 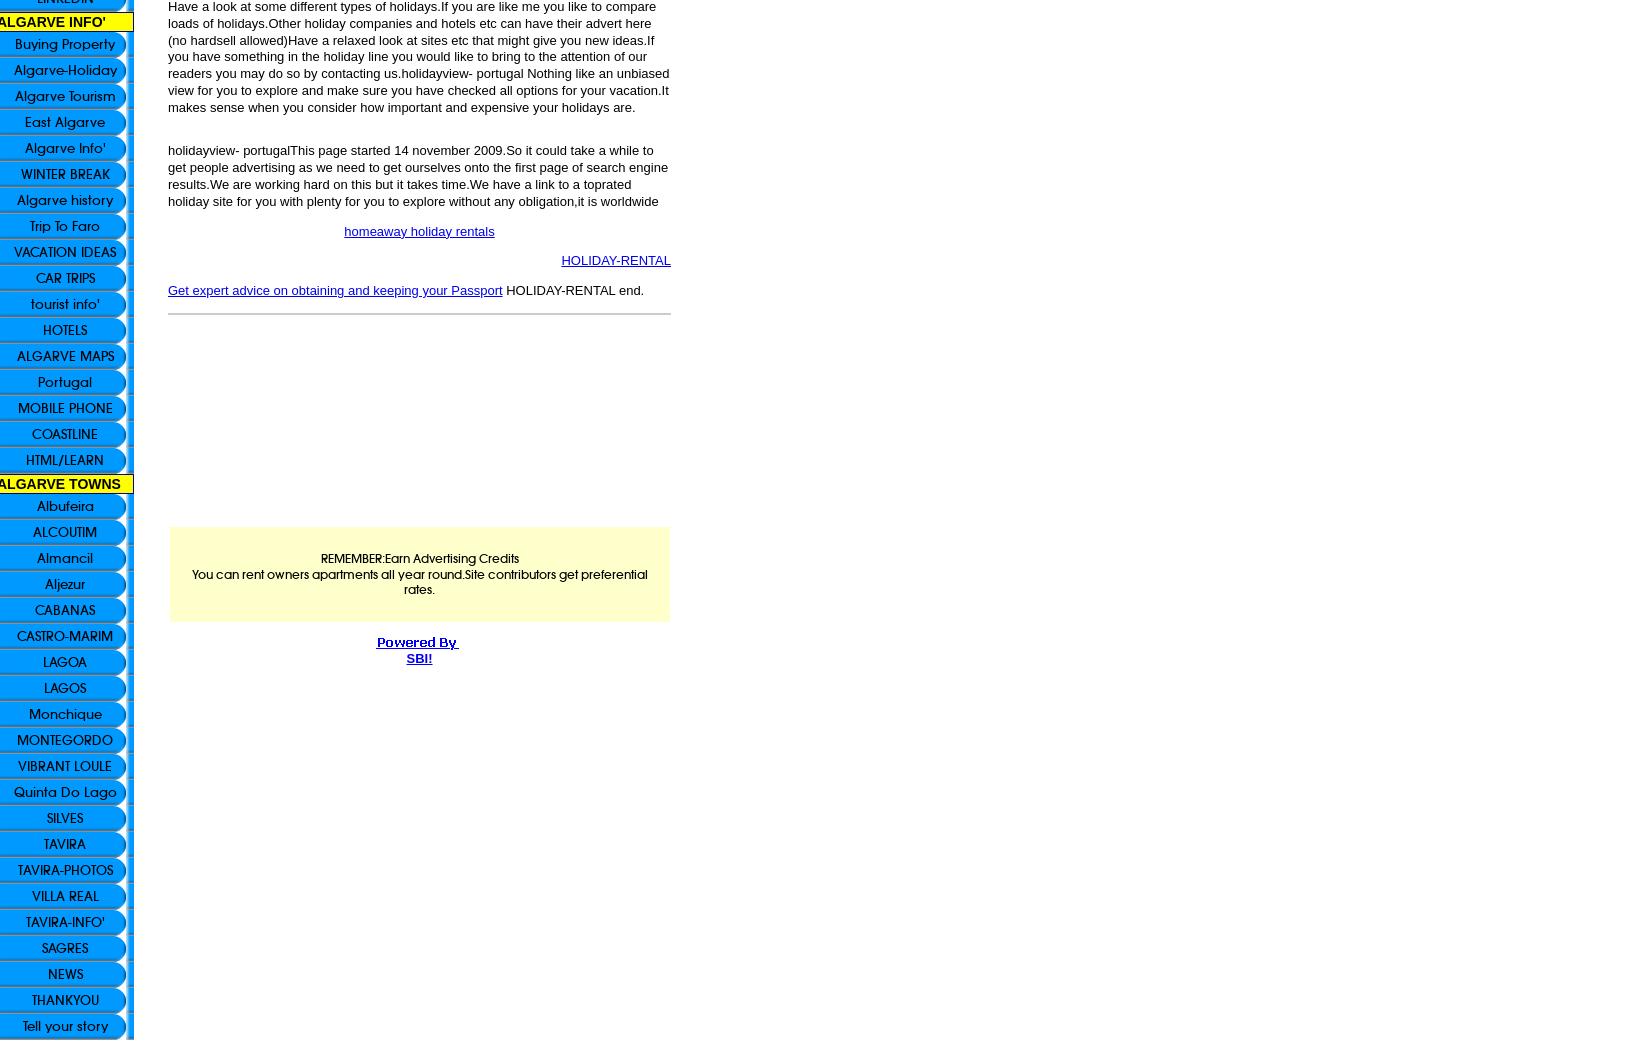 What do you see at coordinates (65, 251) in the screenshot?
I see `'VACATION IDEAS'` at bounding box center [65, 251].